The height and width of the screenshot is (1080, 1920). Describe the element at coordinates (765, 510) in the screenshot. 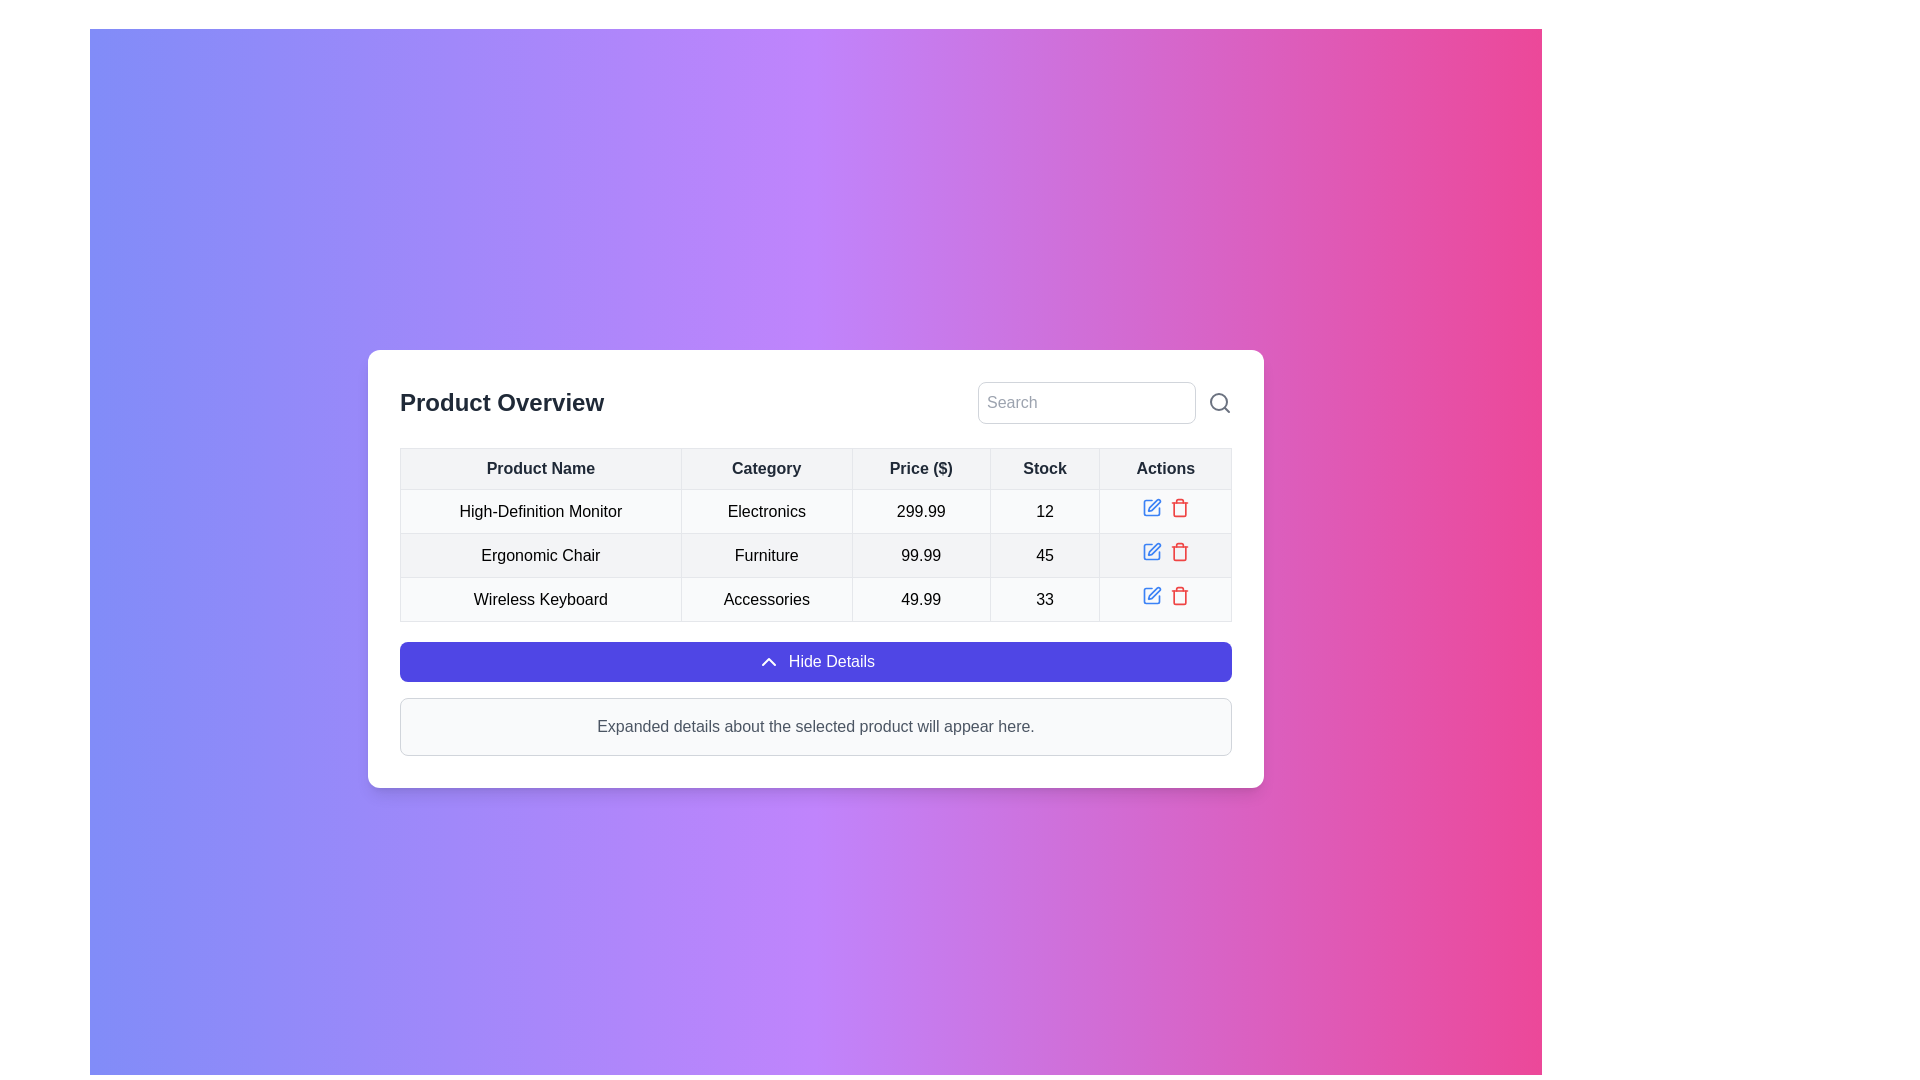

I see `text 'Electronics' from the category label cell for the product 'High-Definition Monitor' in the second column of the first data row of the table under the 'Product Overview' heading` at that location.